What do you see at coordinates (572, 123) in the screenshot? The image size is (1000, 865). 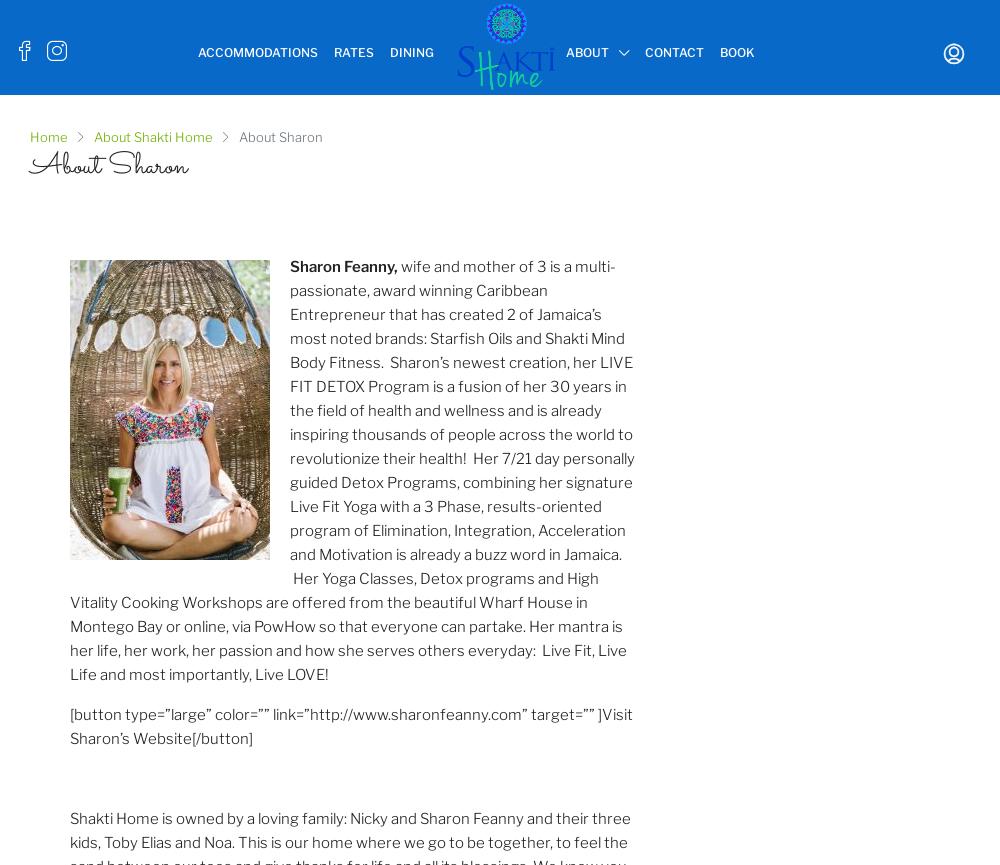 I see `'Treasure Beach'` at bounding box center [572, 123].